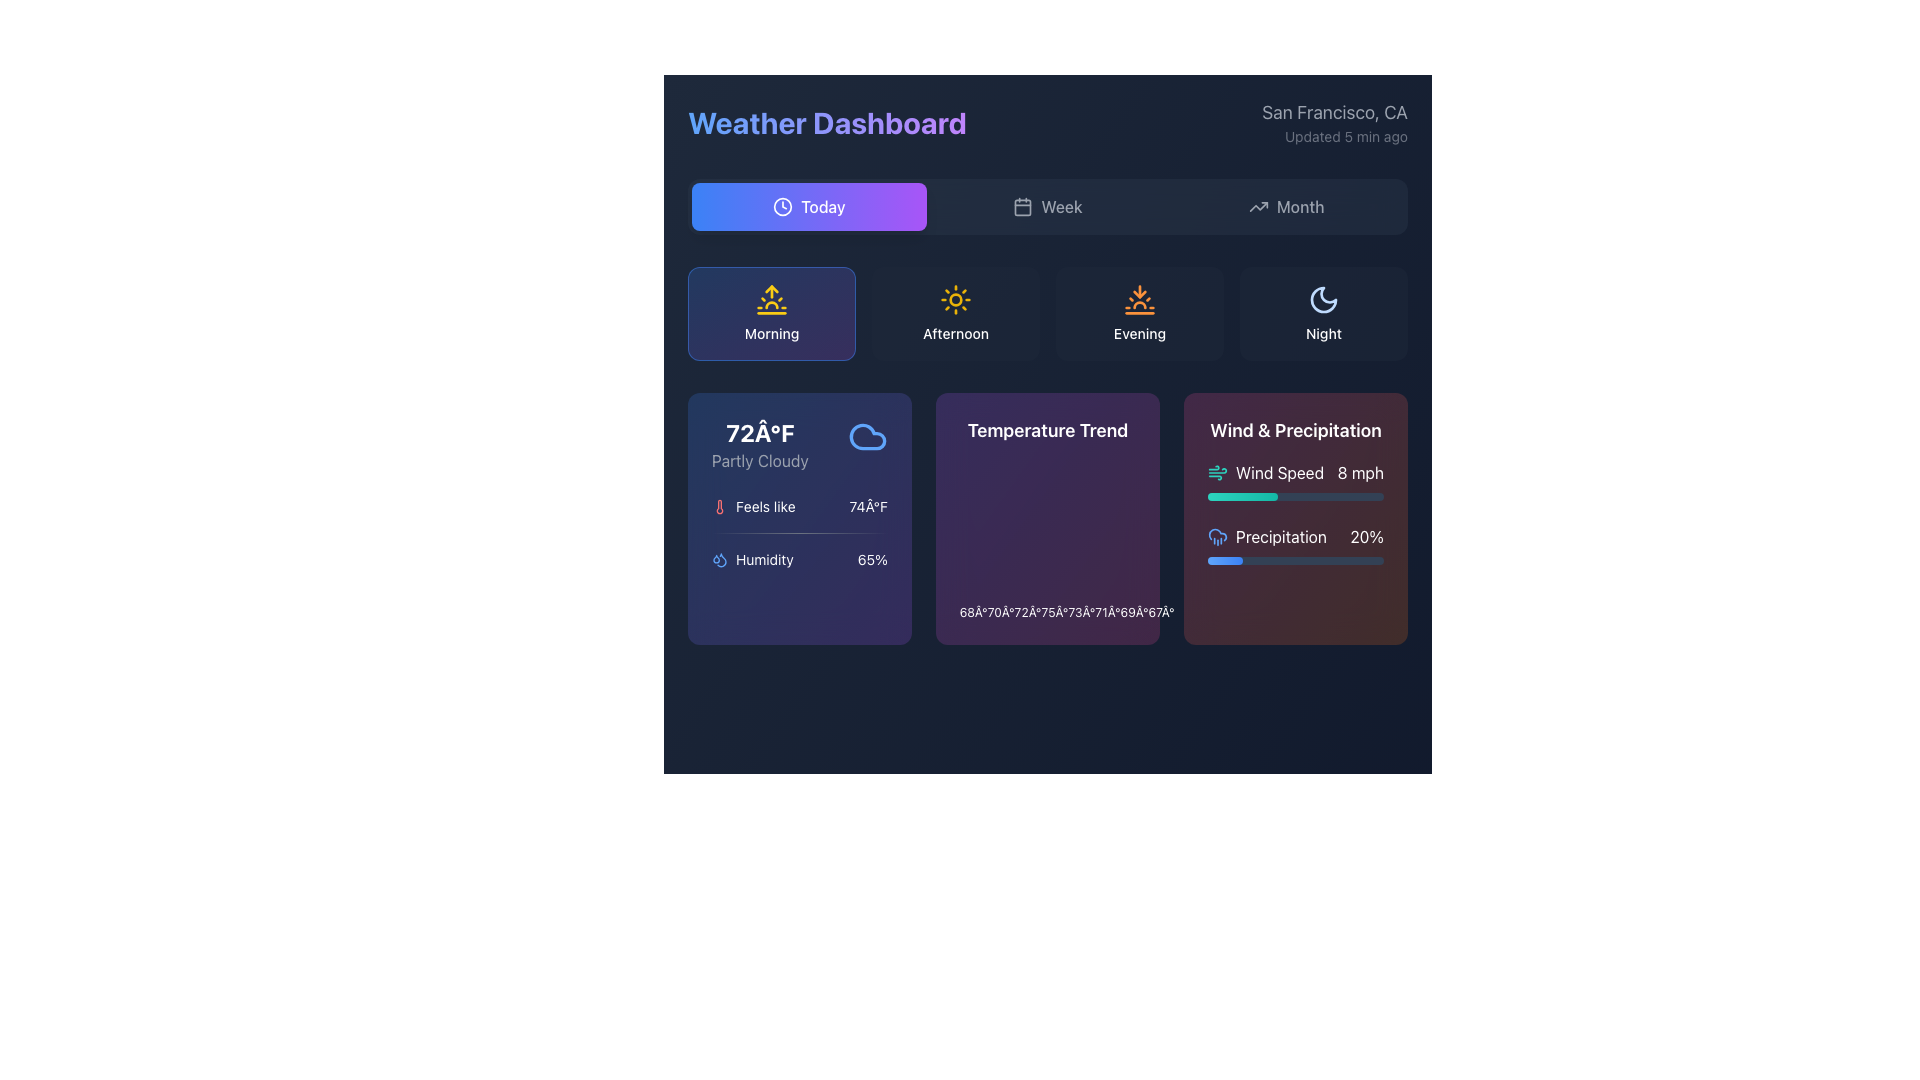 The width and height of the screenshot is (1920, 1080). I want to click on the 'Temperature Trend' title text label located at the top of the Temperature Trend card in the Weather Dashboard, so click(1046, 430).